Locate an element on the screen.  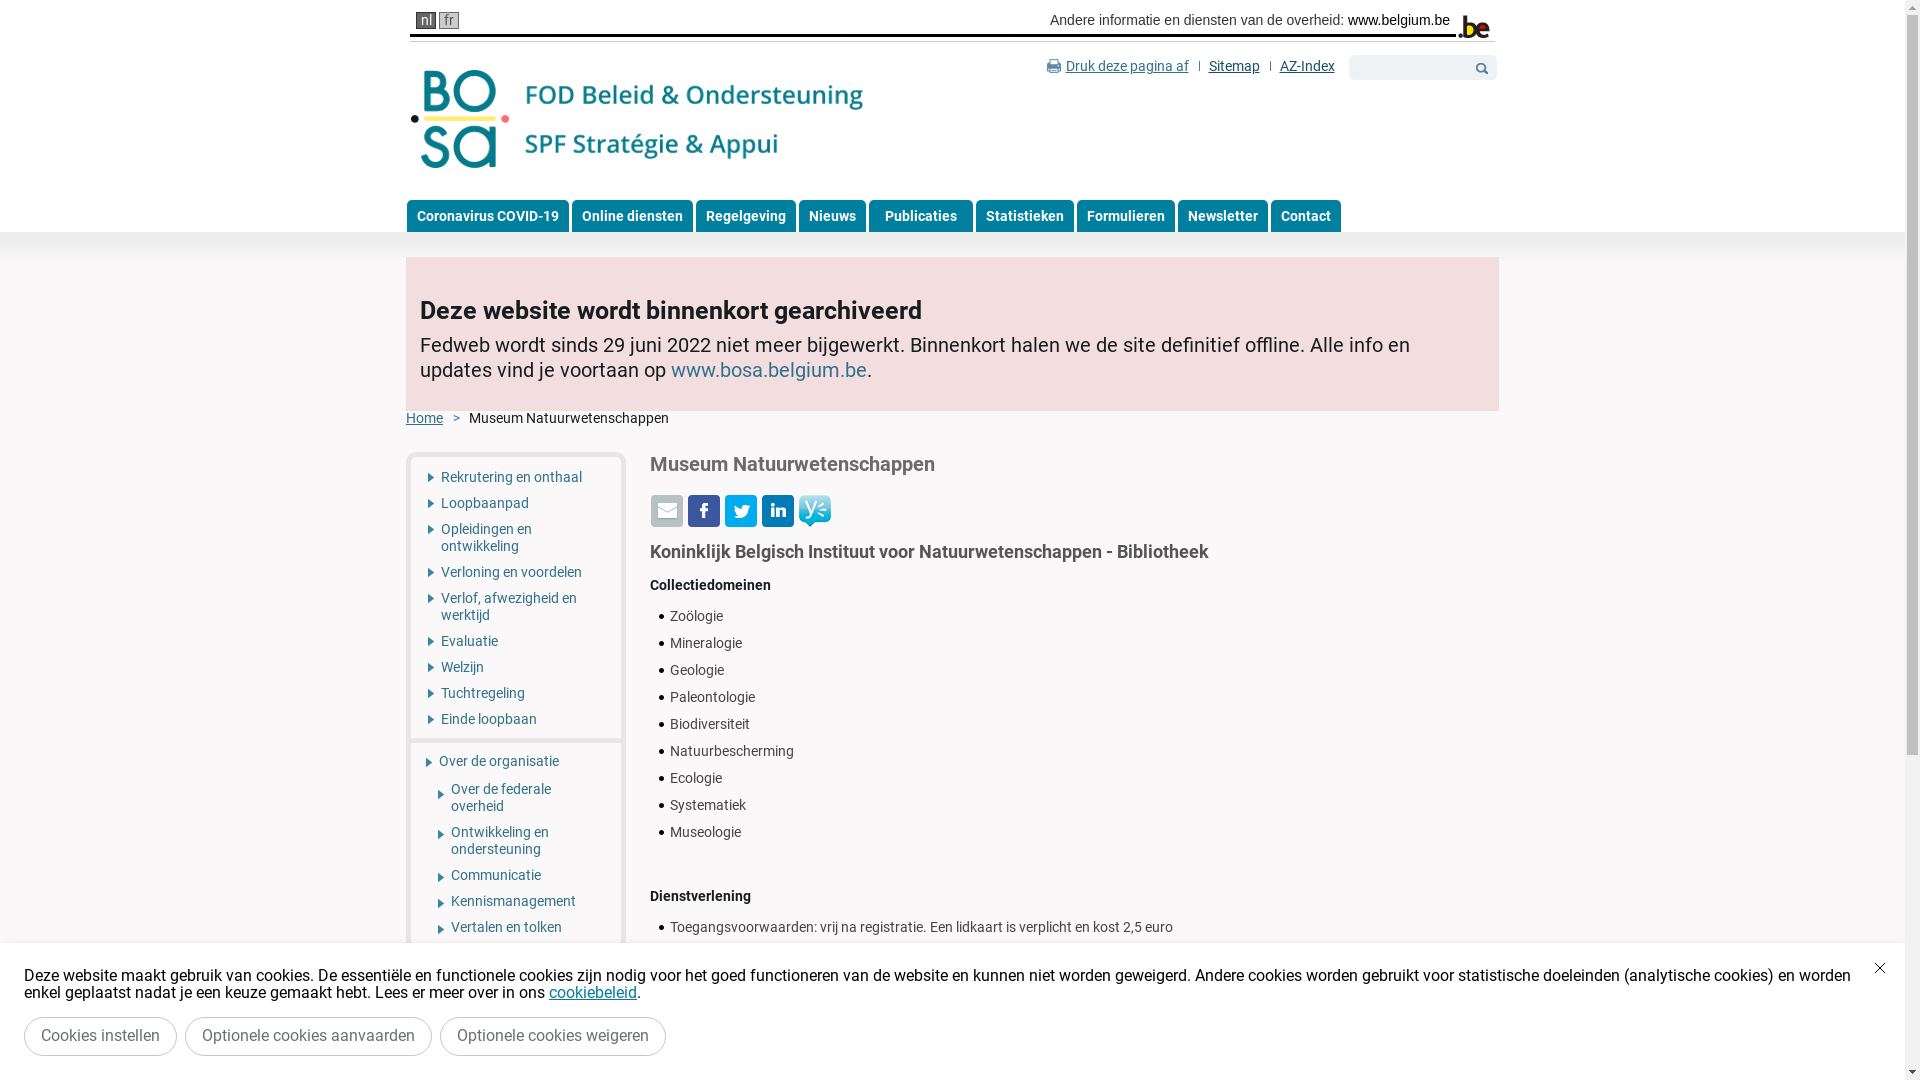
'www.bosa.belgium.be' is located at coordinates (767, 370).